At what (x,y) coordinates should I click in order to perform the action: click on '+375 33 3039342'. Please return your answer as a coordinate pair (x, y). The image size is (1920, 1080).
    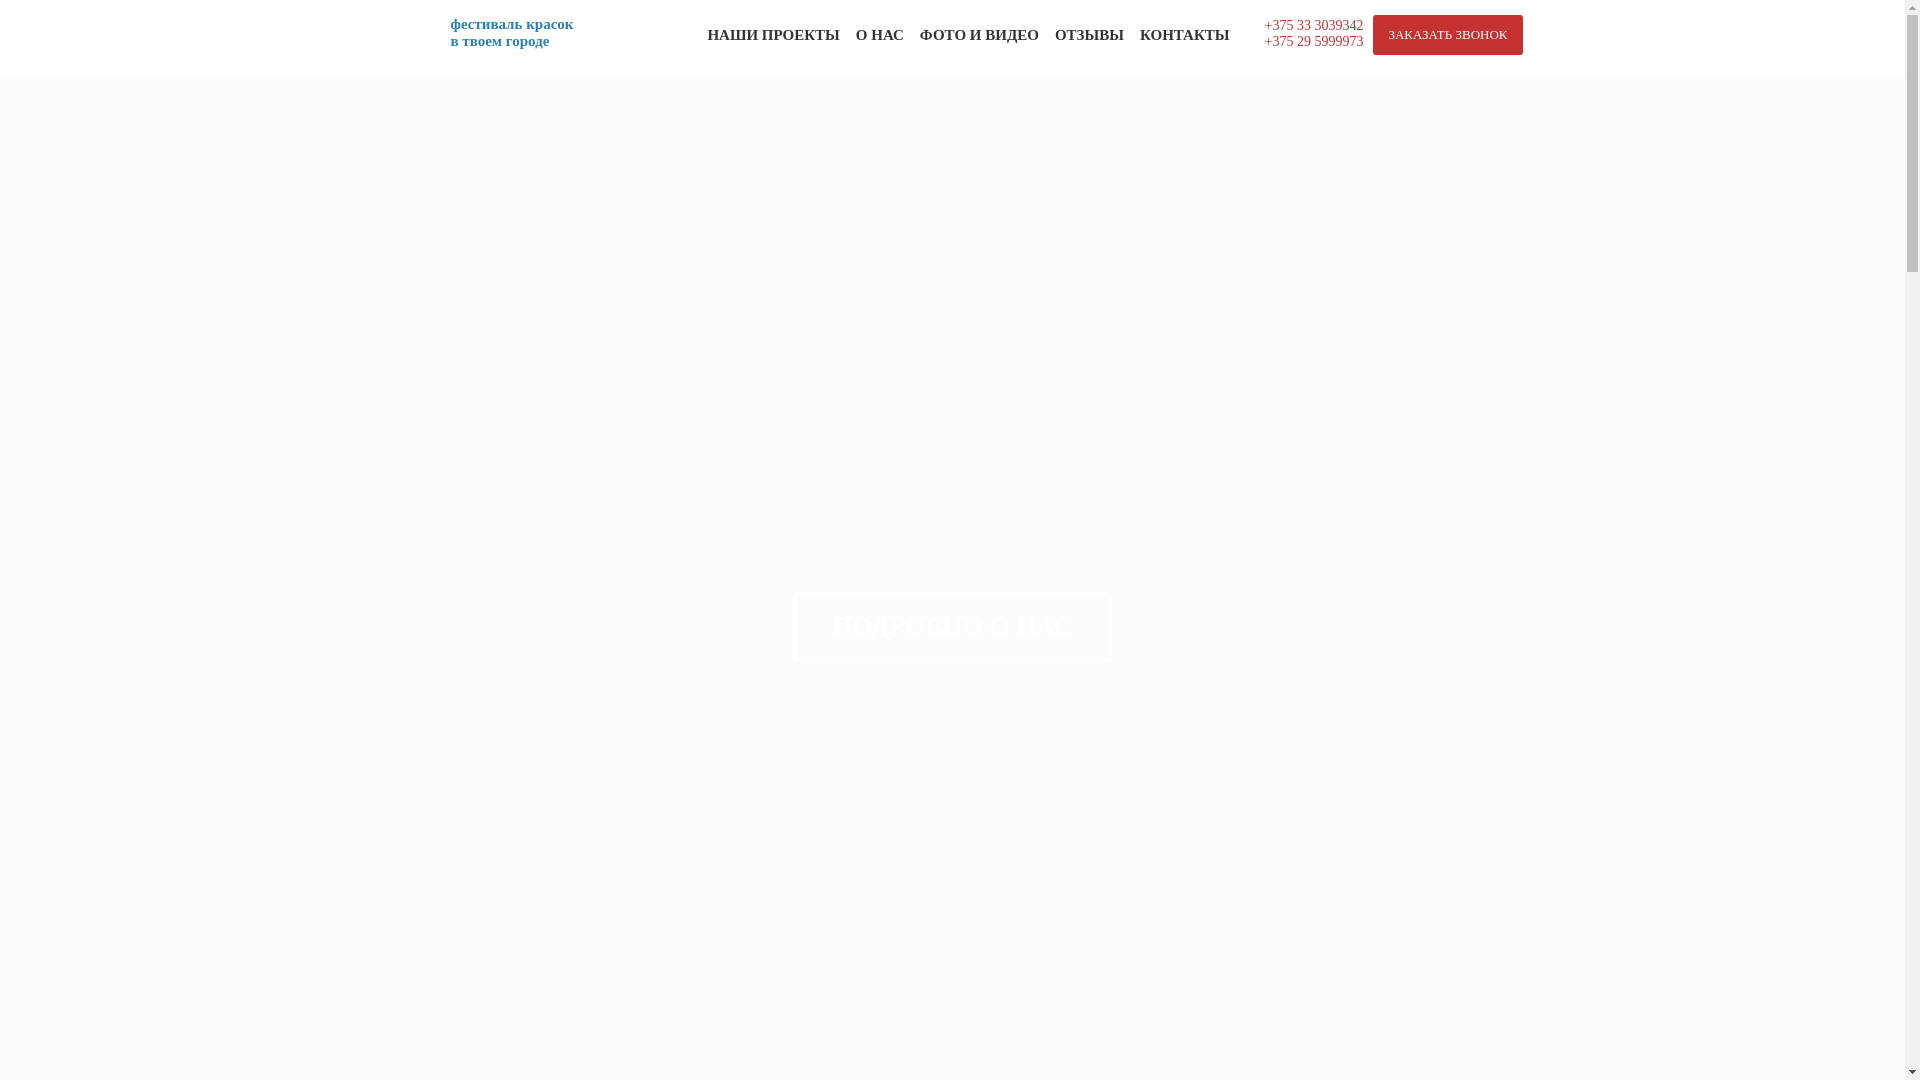
    Looking at the image, I should click on (1314, 25).